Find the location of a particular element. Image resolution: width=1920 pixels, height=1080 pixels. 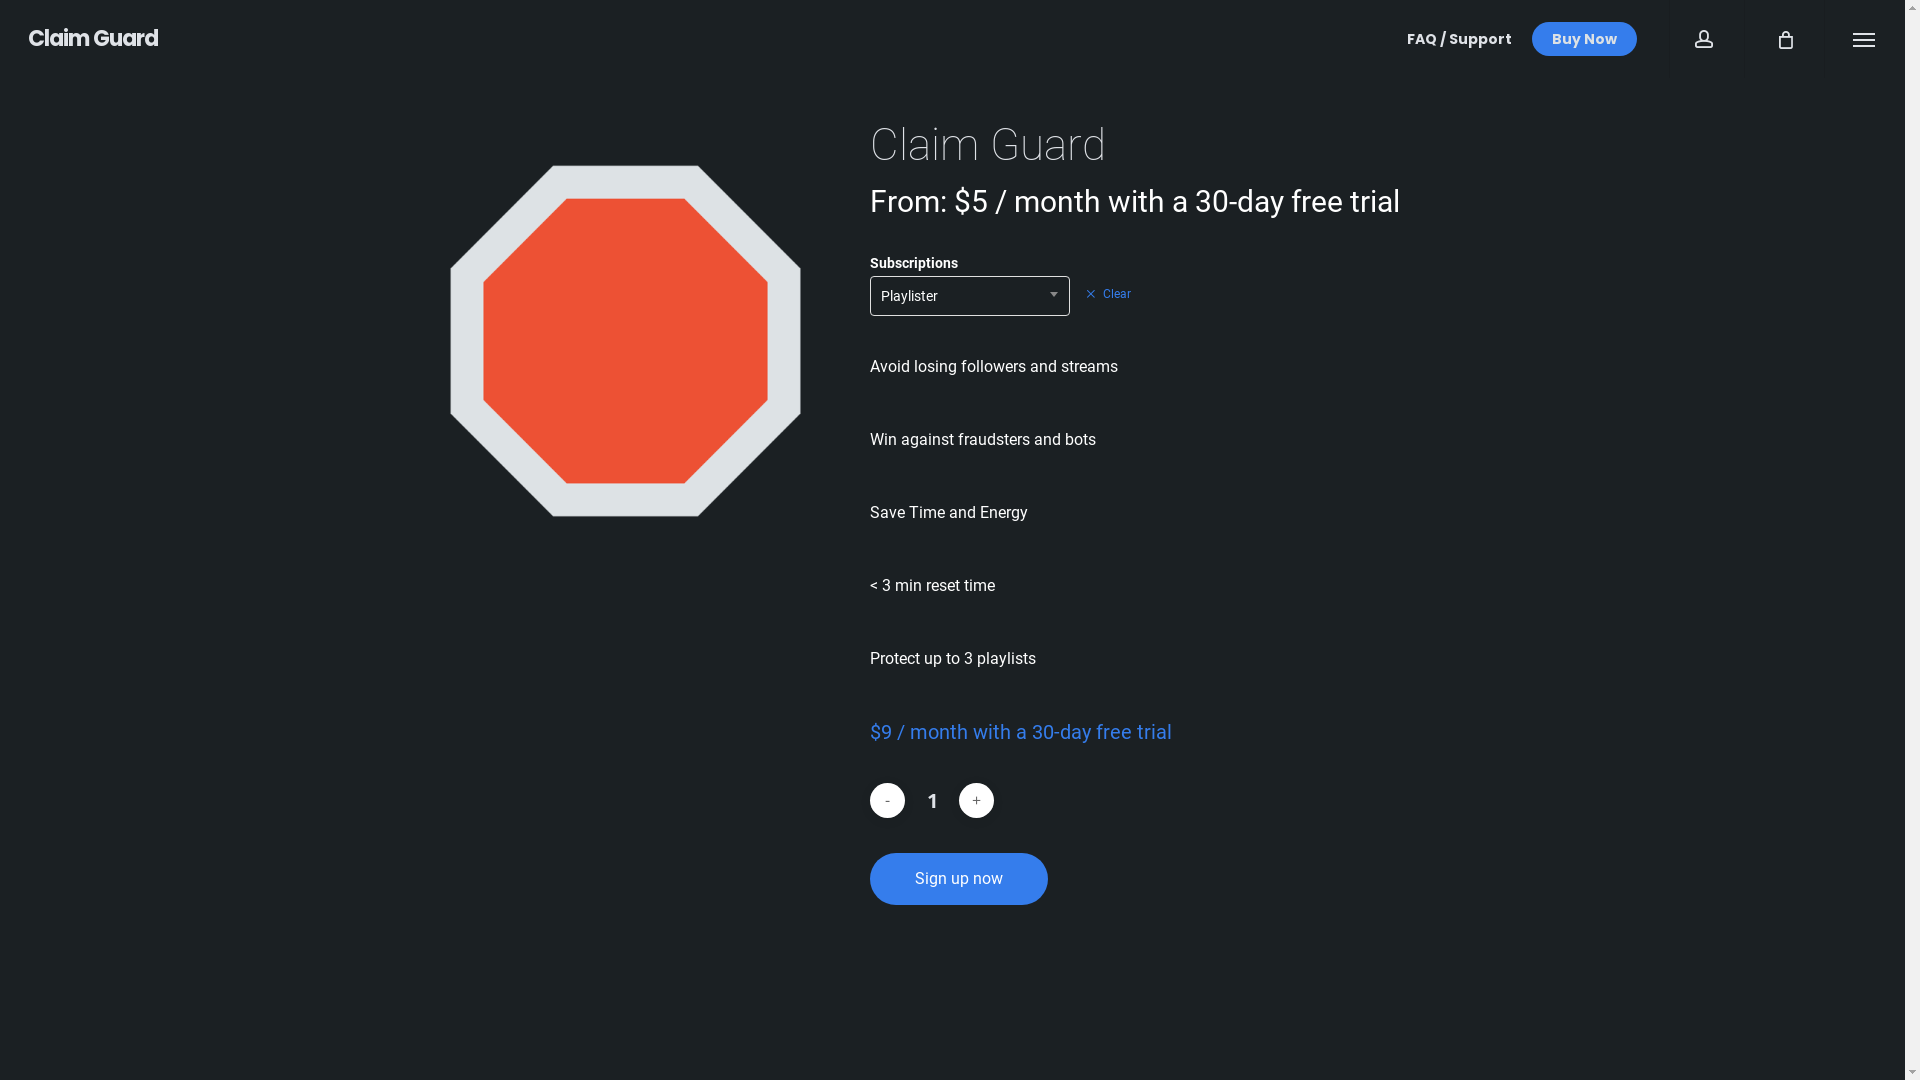

'Claim Guard' is located at coordinates (91, 38).